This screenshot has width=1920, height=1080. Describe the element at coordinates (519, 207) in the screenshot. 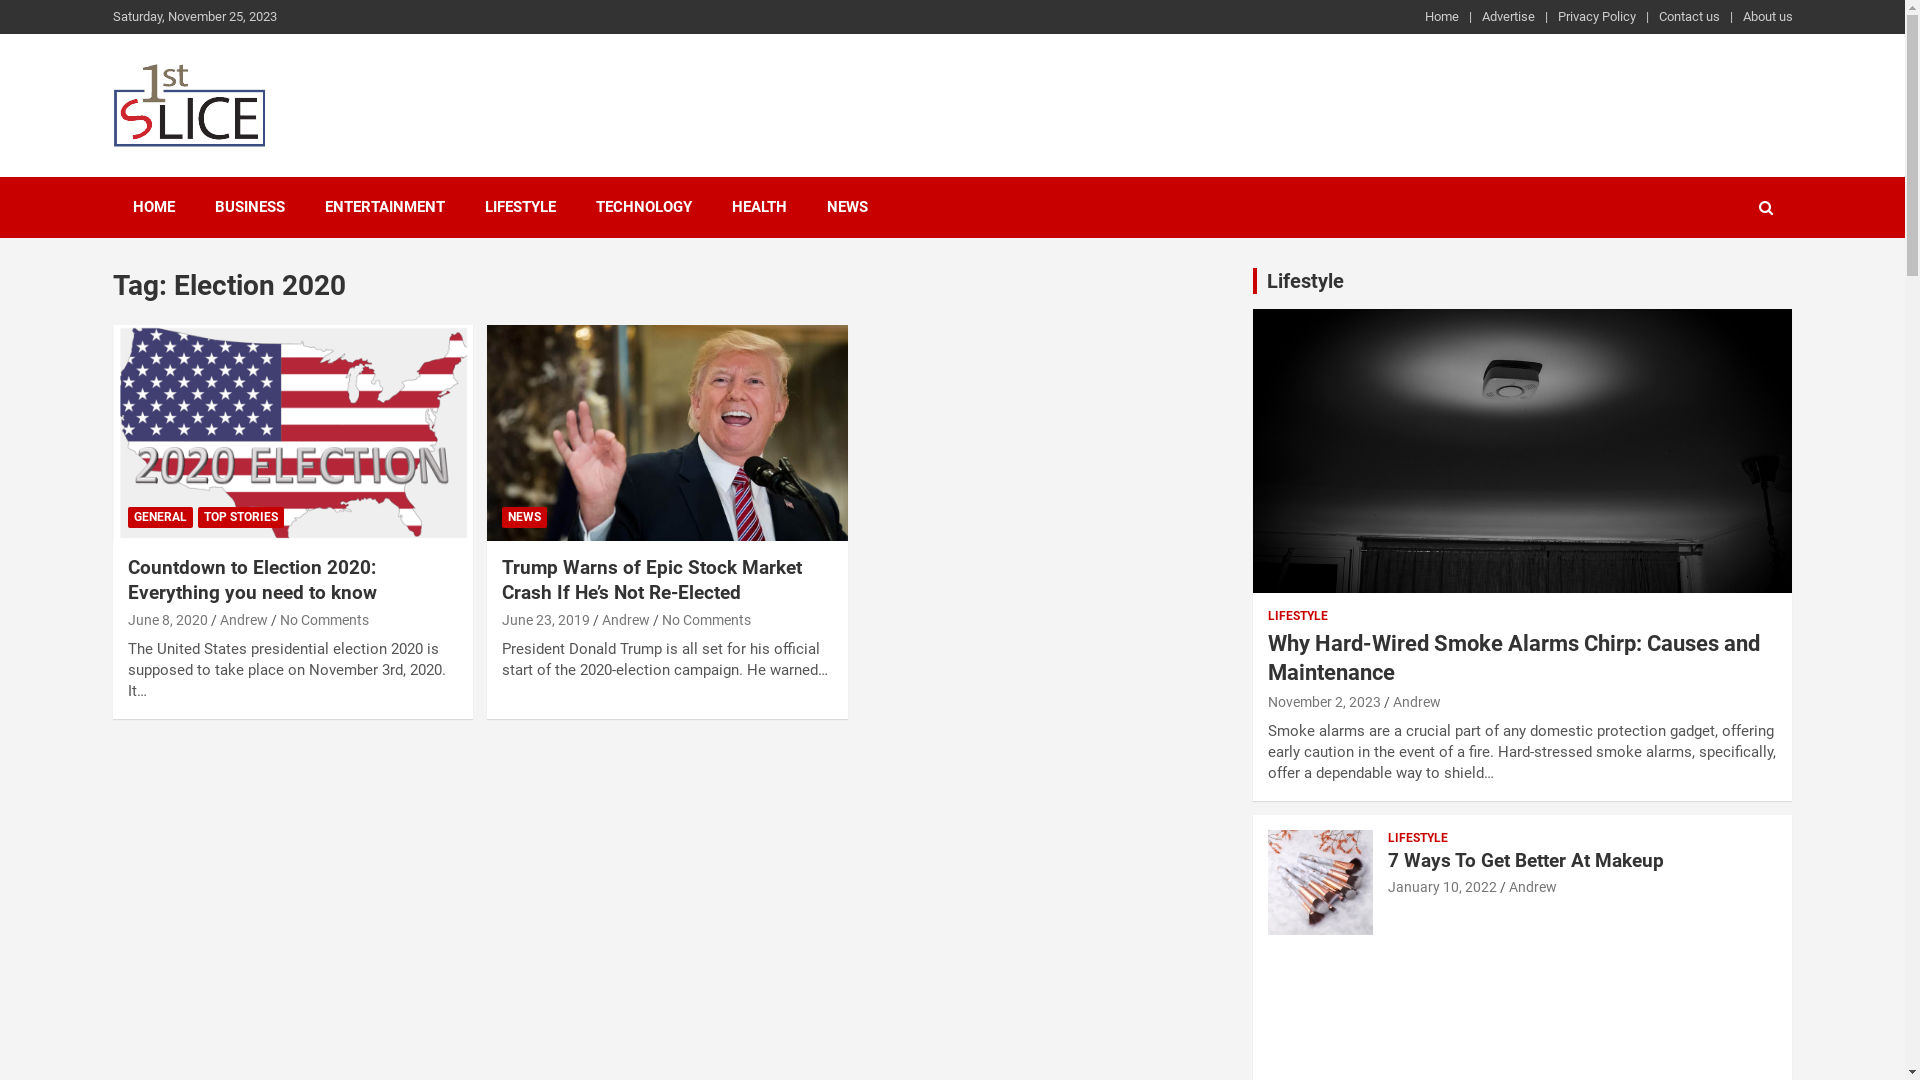

I see `'LIFESTYLE'` at that location.